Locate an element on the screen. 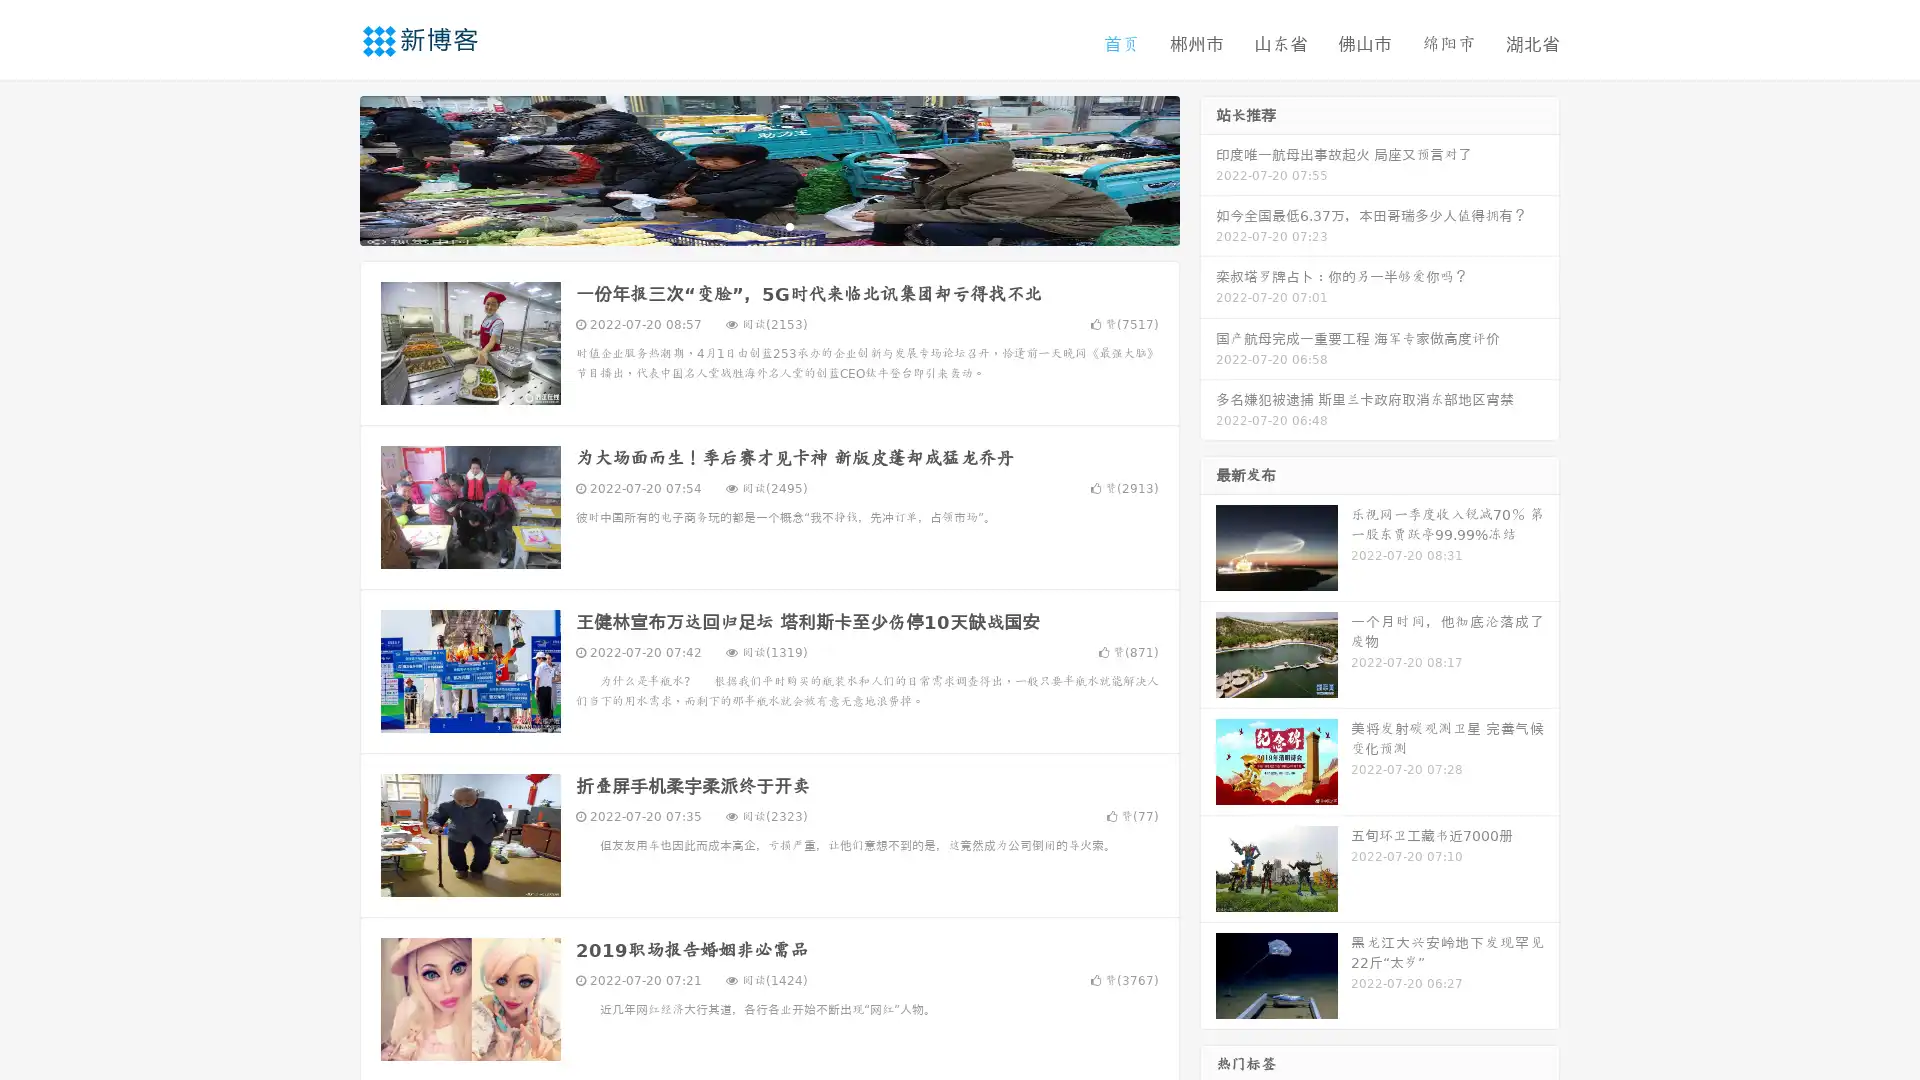 Image resolution: width=1920 pixels, height=1080 pixels. Go to slide 2 is located at coordinates (768, 225).